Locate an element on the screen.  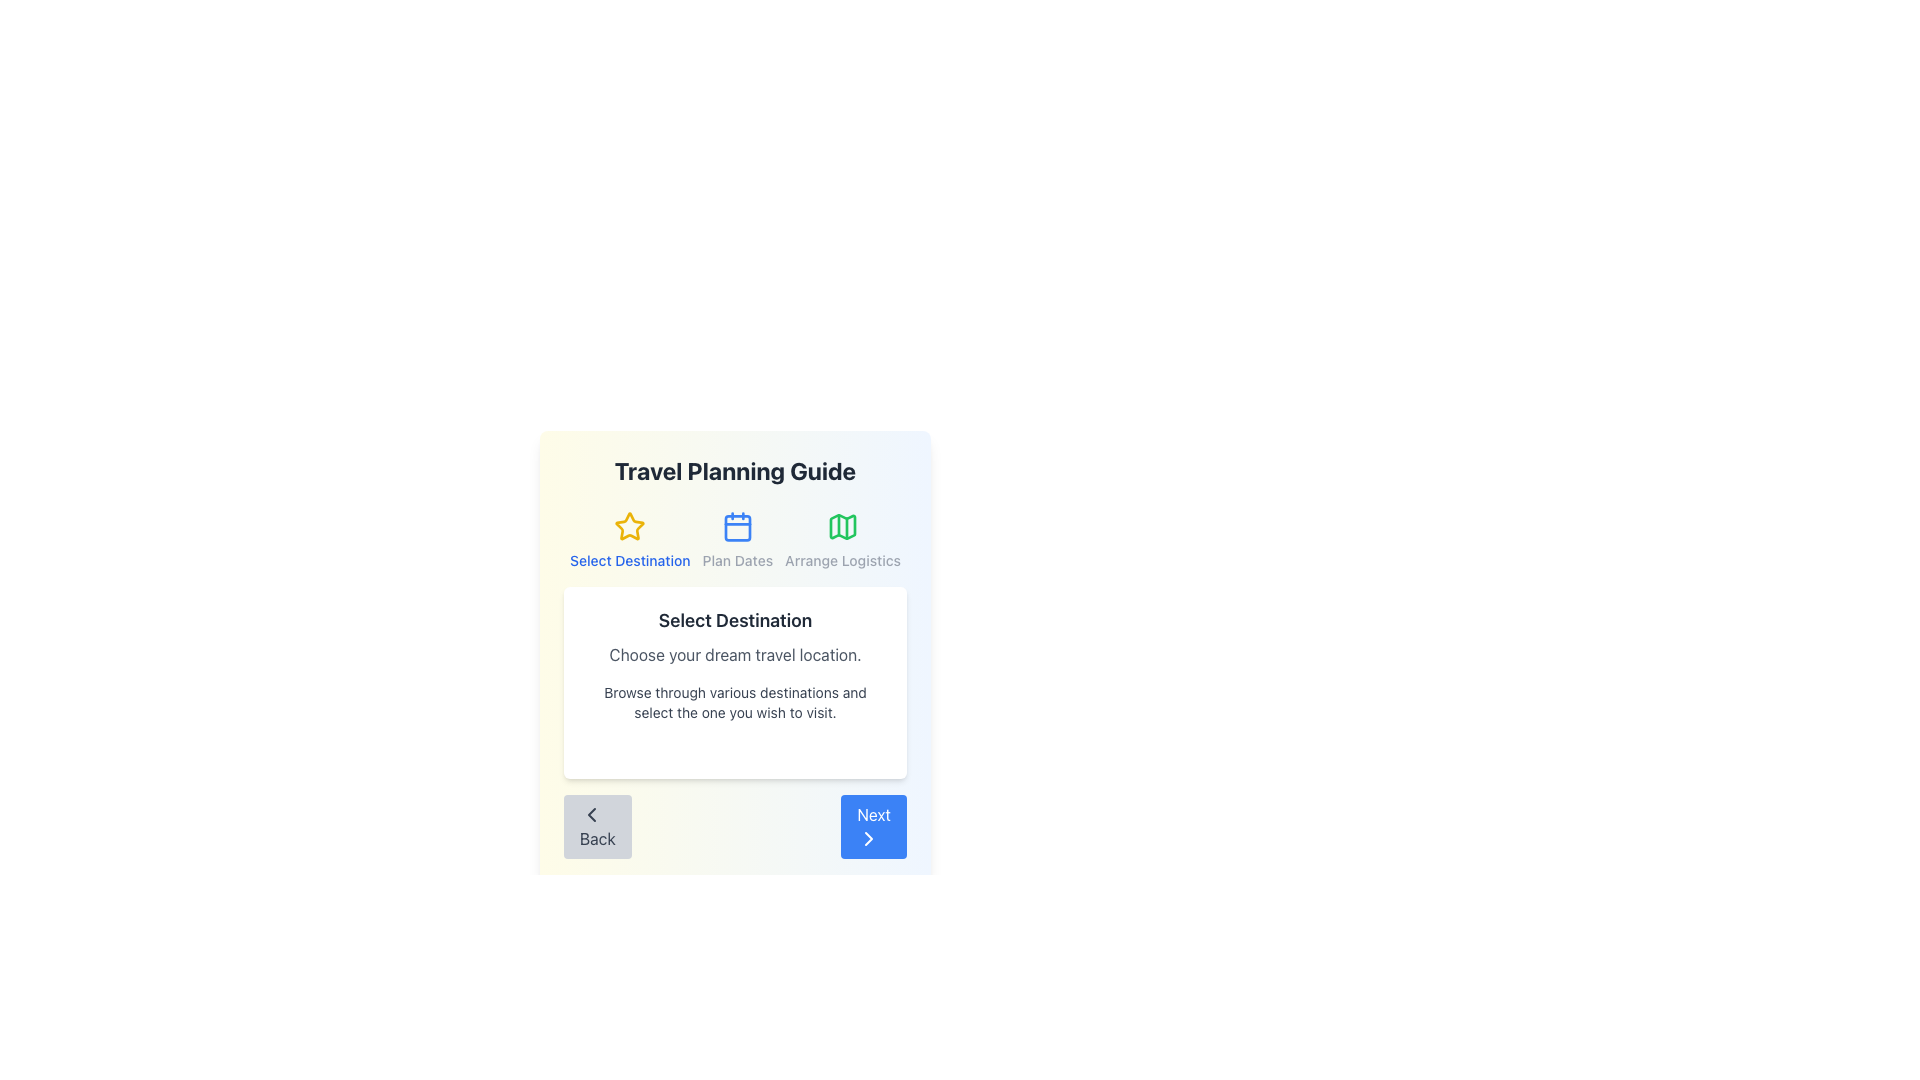
the second icon button from the left within the 'Plan Dates' navigation option is located at coordinates (736, 526).